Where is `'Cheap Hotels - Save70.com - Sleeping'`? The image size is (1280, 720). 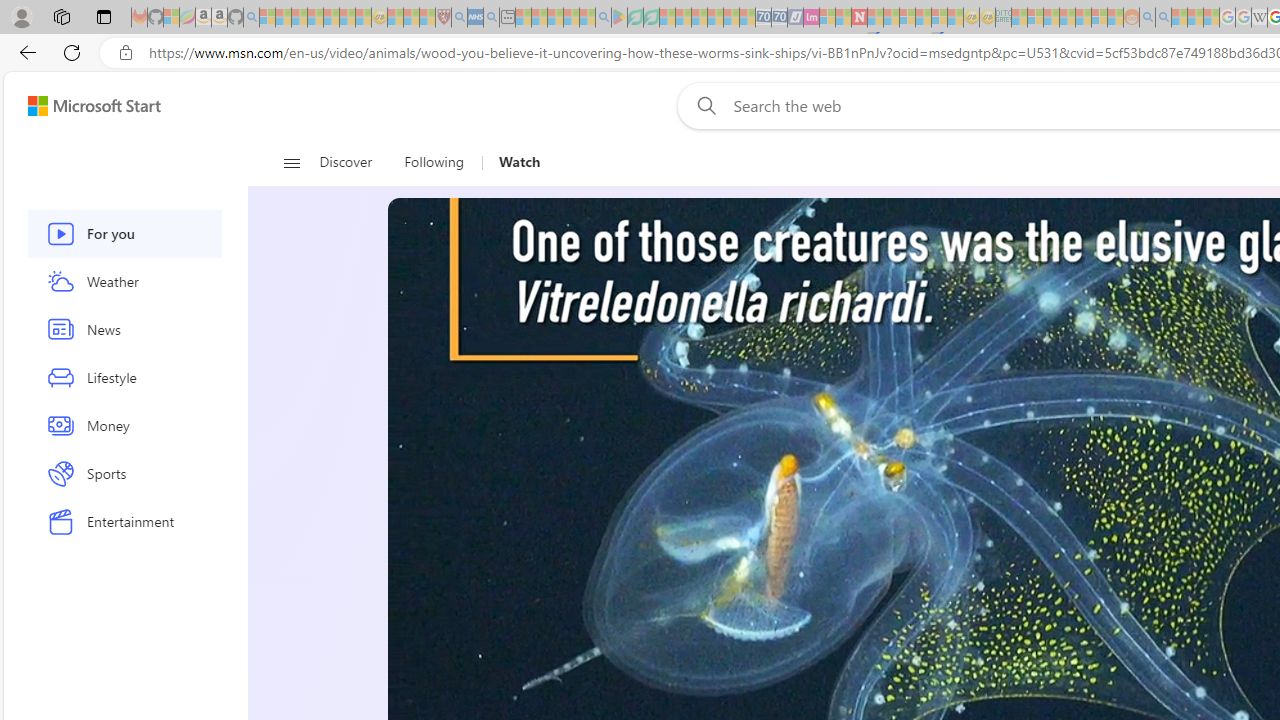
'Cheap Hotels - Save70.com - Sleeping' is located at coordinates (778, 17).